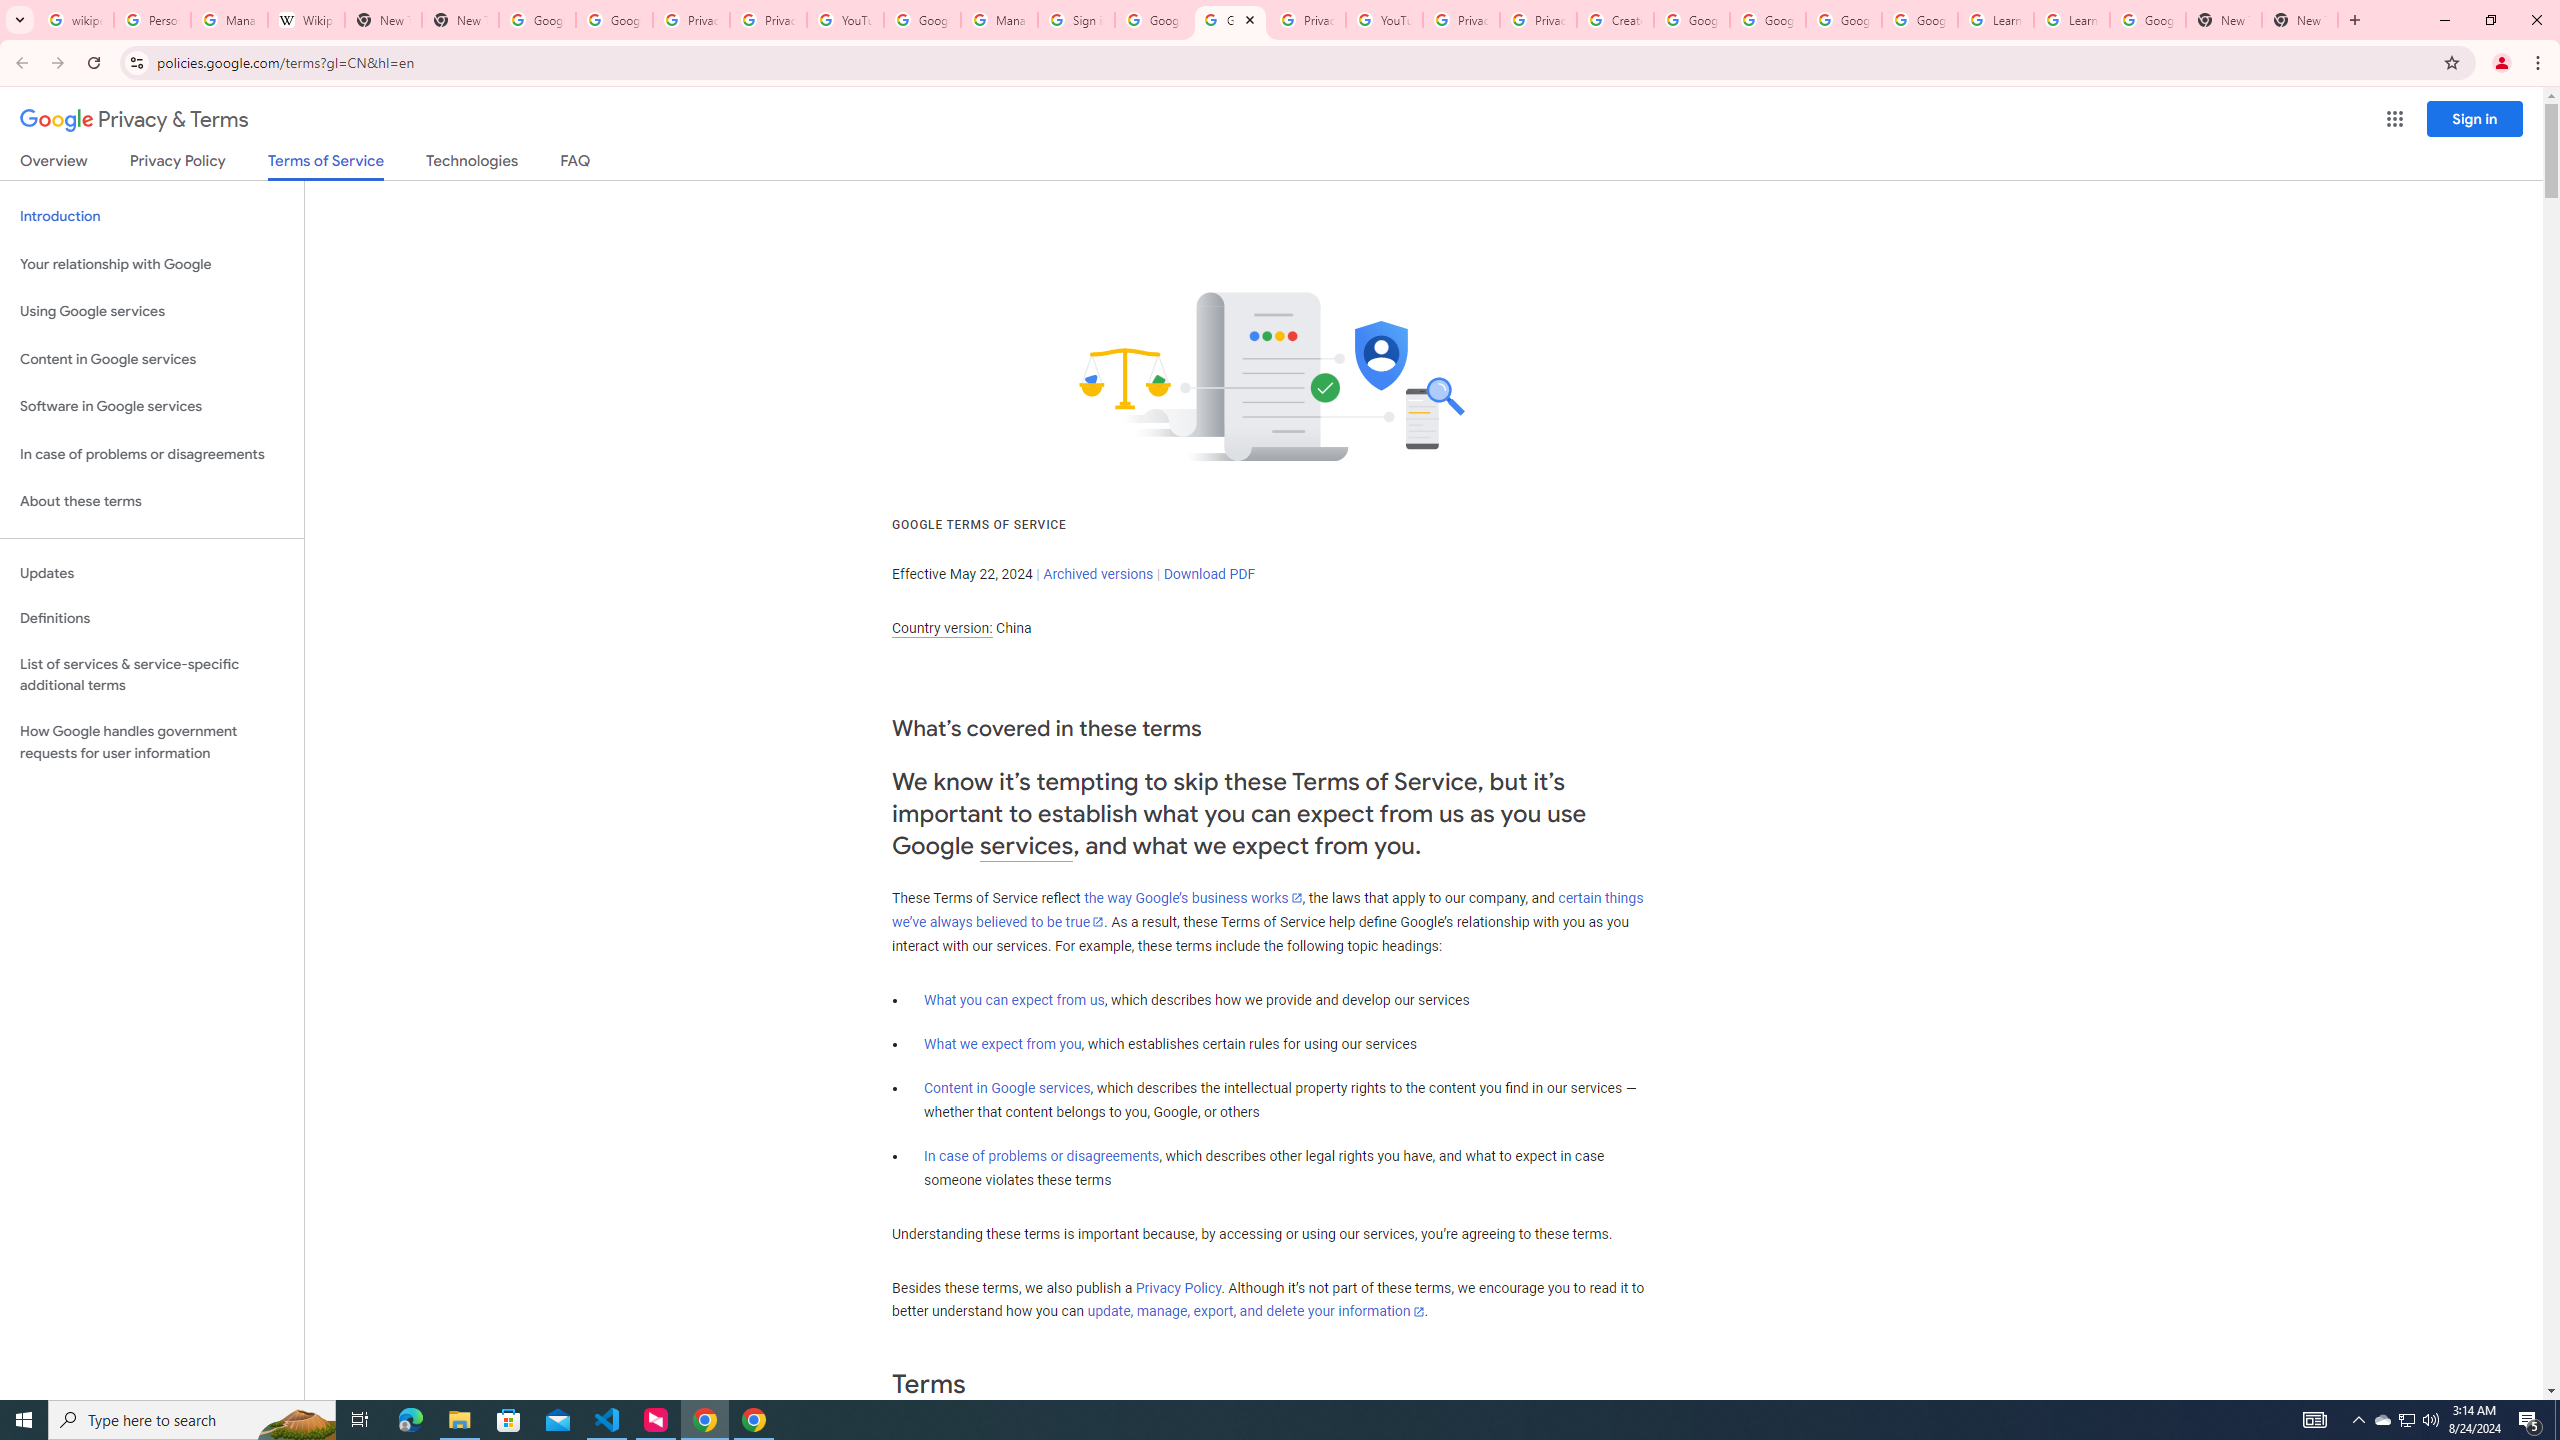 This screenshot has height=1440, width=2560. I want to click on 'Personalization & Google Search results - Google Search Help', so click(151, 19).